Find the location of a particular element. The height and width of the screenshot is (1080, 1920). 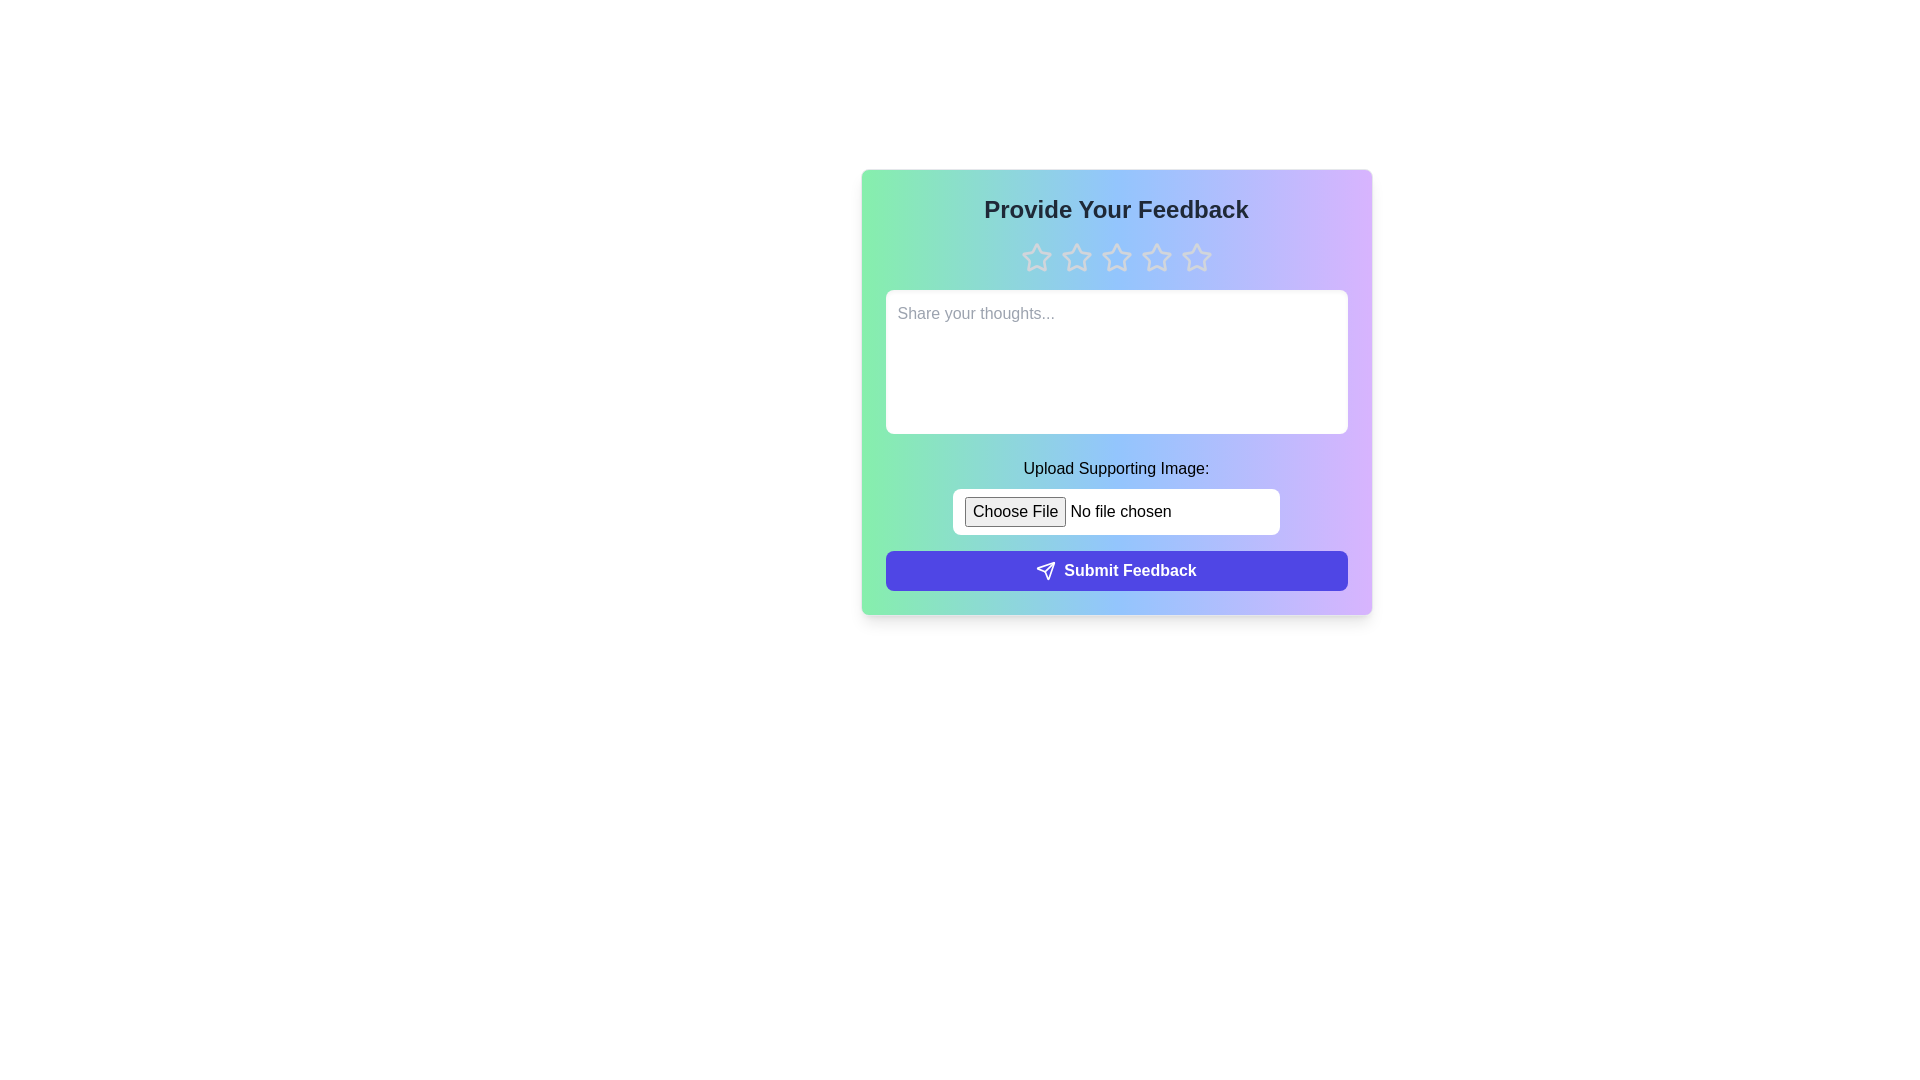

instruction text displayed in the Text Label element that states 'Upload Supporting Image:', which is positioned above the file input field is located at coordinates (1115, 469).